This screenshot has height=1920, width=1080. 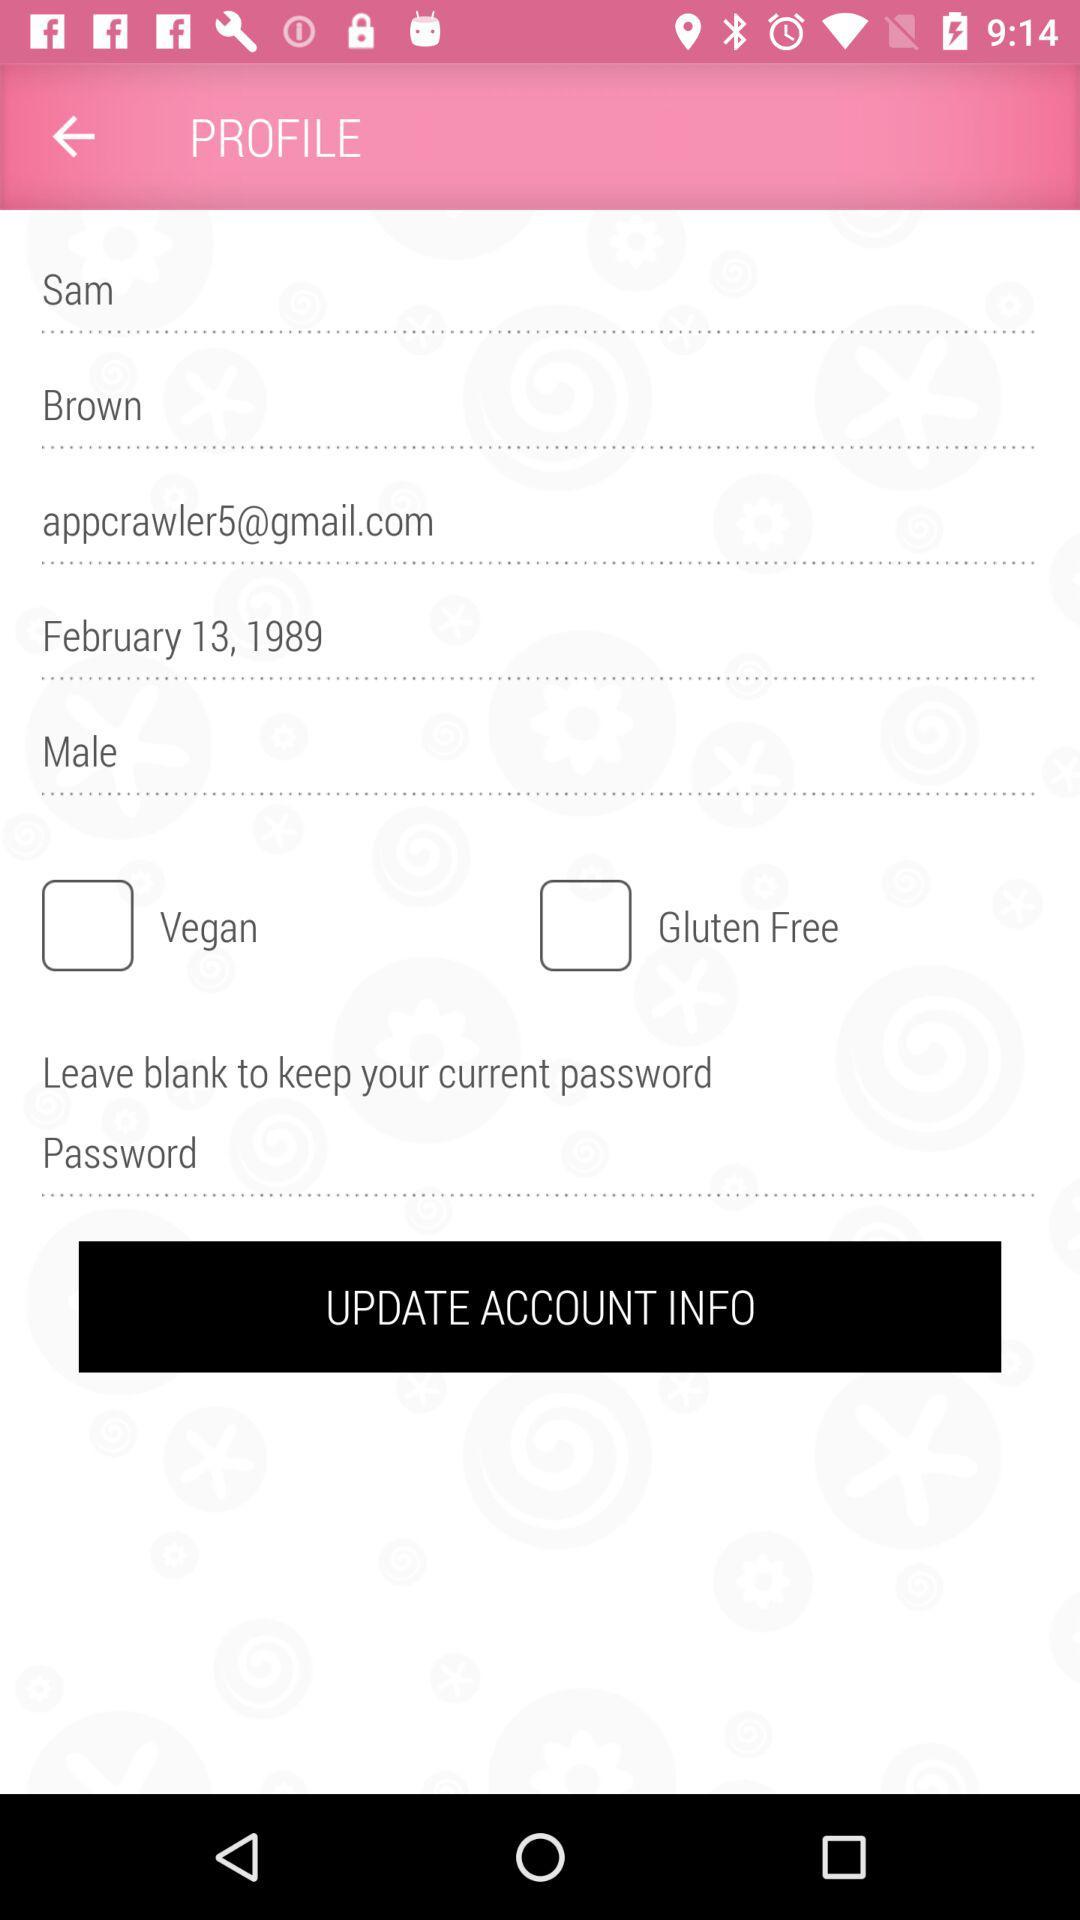 What do you see at coordinates (72, 135) in the screenshot?
I see `item above sam item` at bounding box center [72, 135].